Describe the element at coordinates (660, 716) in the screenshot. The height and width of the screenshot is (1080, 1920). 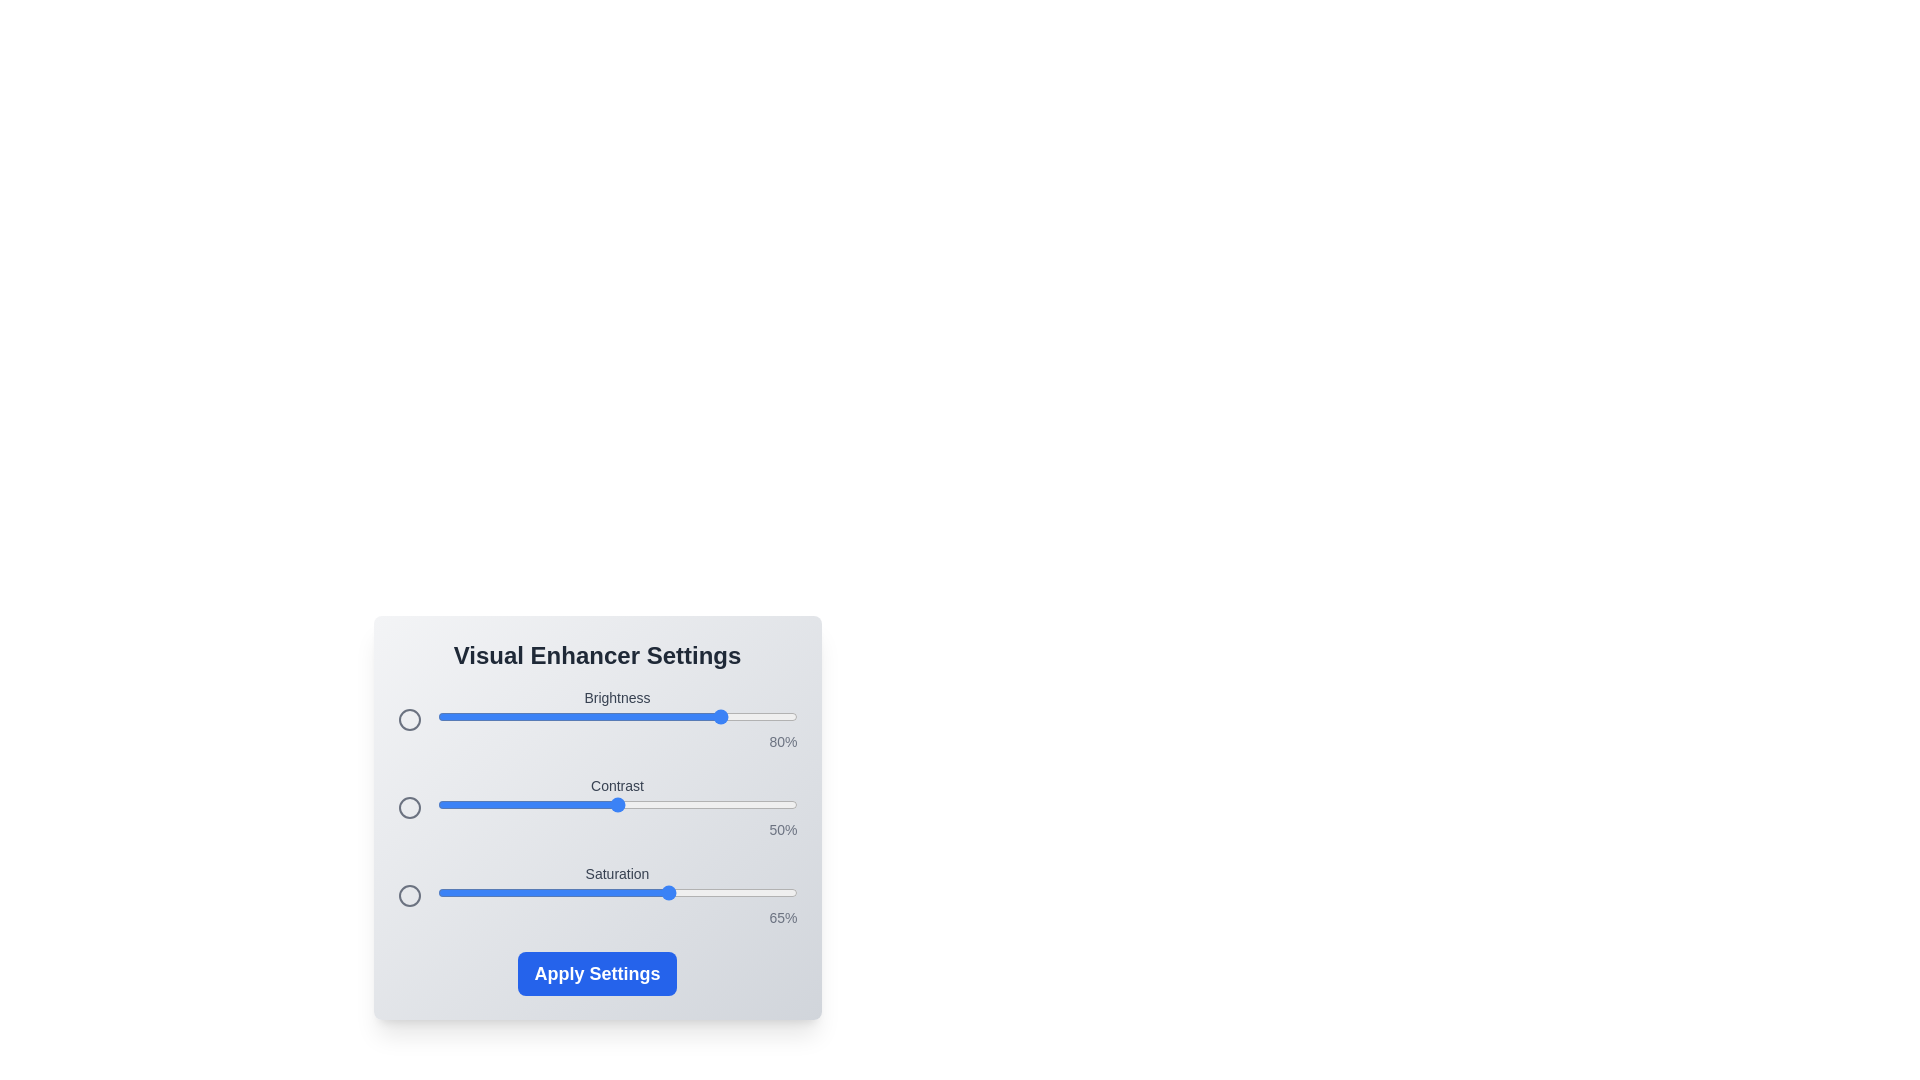
I see `the 0 slider to 62%` at that location.